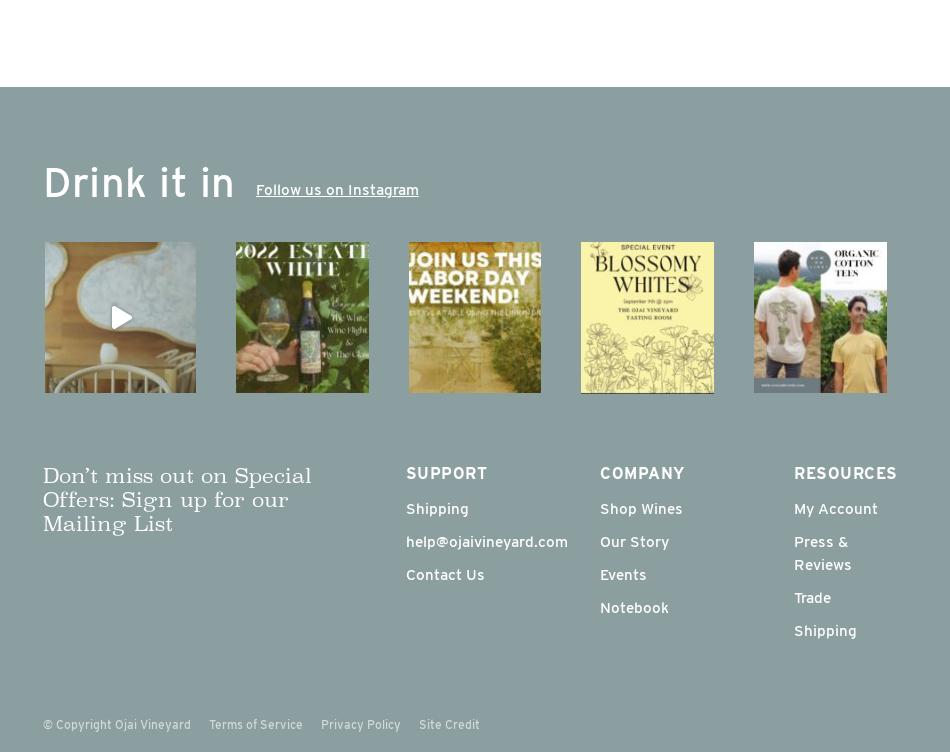 This screenshot has height=752, width=950. What do you see at coordinates (138, 180) in the screenshot?
I see `'Drink it in'` at bounding box center [138, 180].